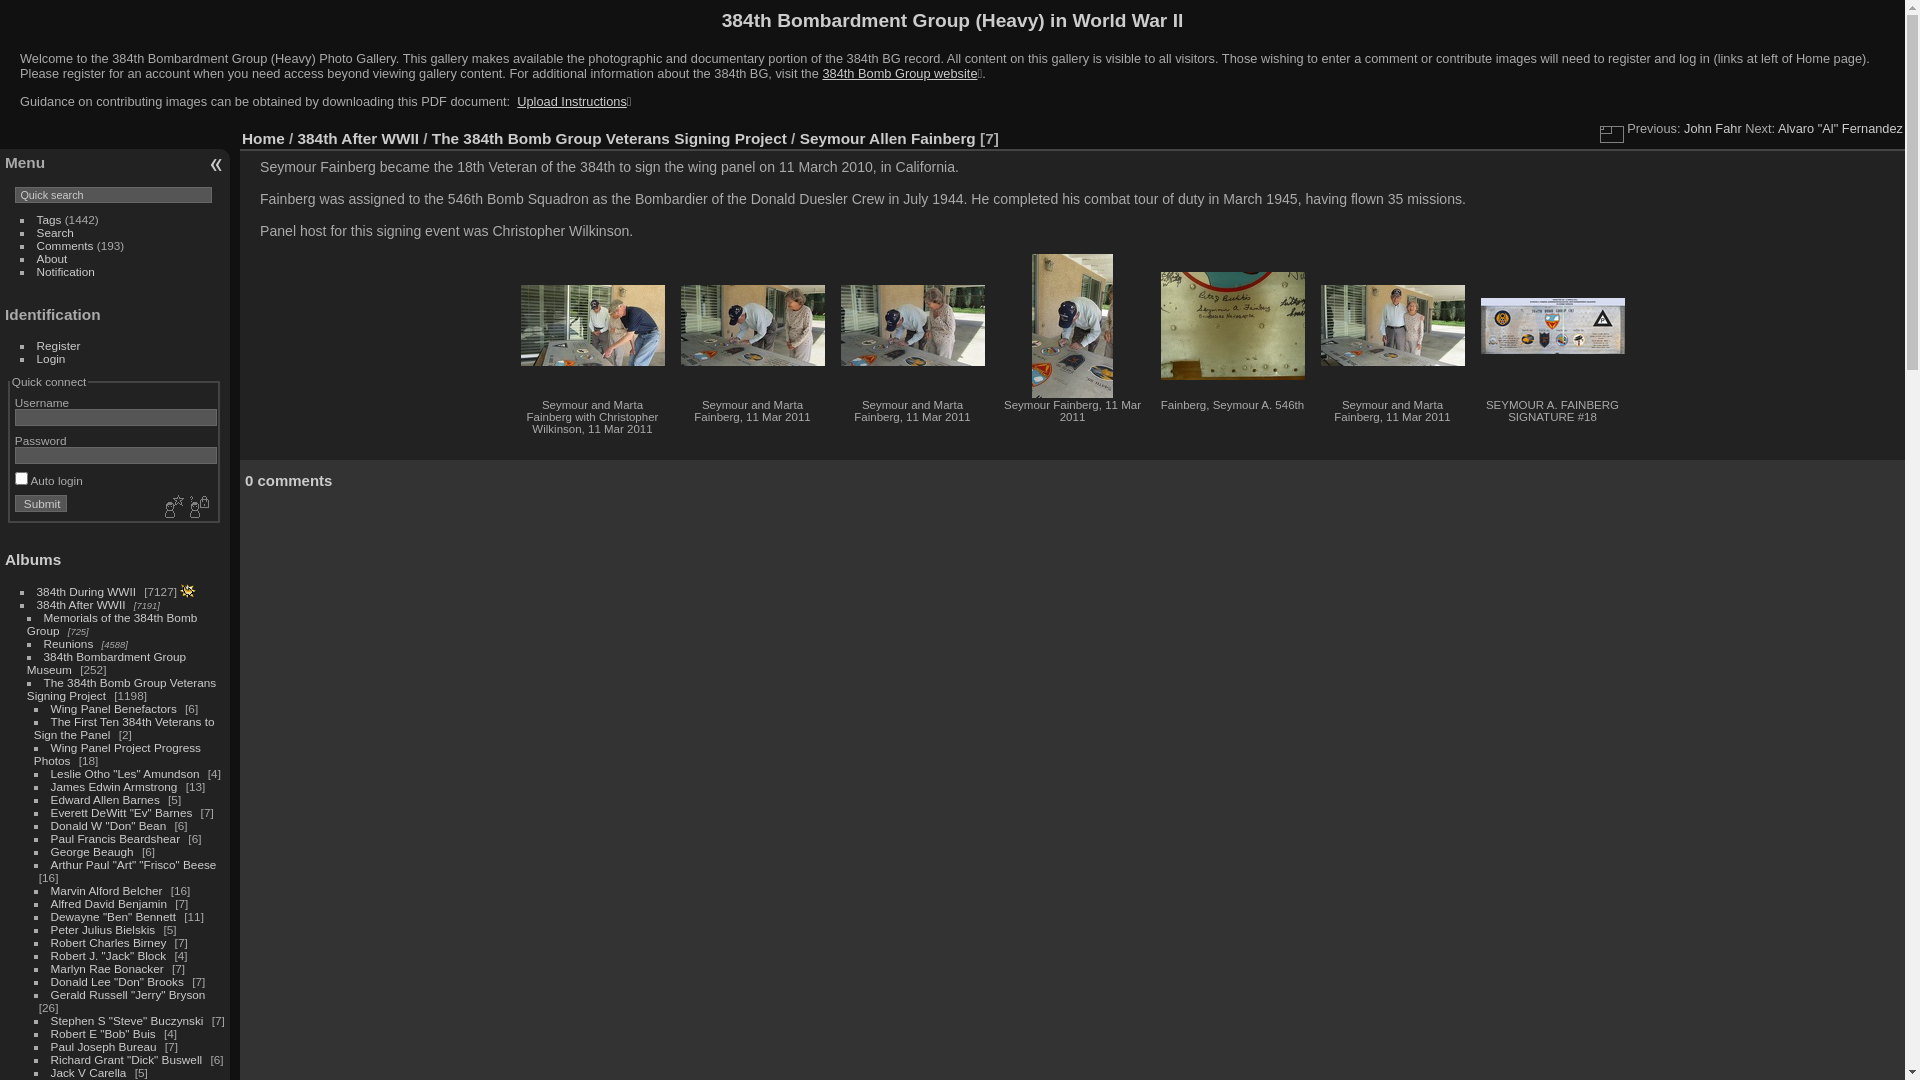  Describe the element at coordinates (88, 1071) in the screenshot. I see `'Jack V Carella'` at that location.